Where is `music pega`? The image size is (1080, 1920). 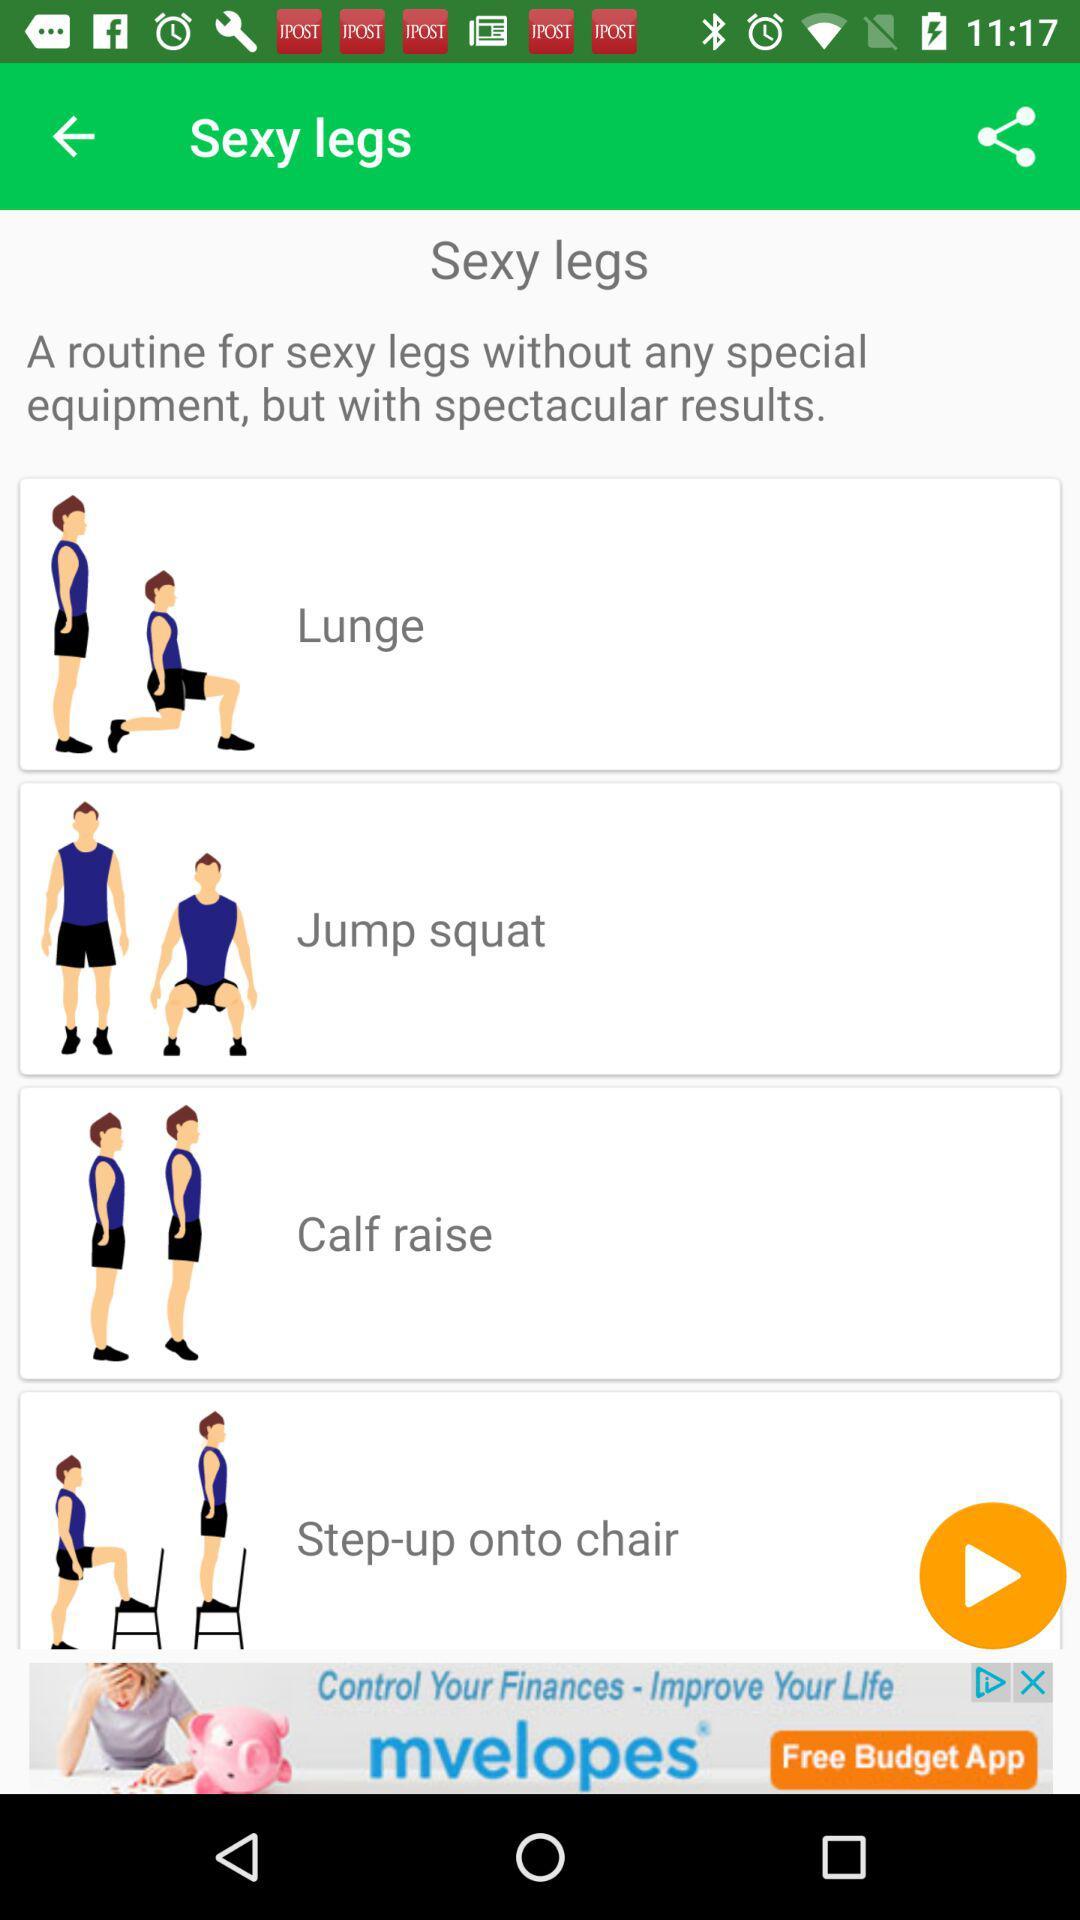
music pega is located at coordinates (992, 1574).